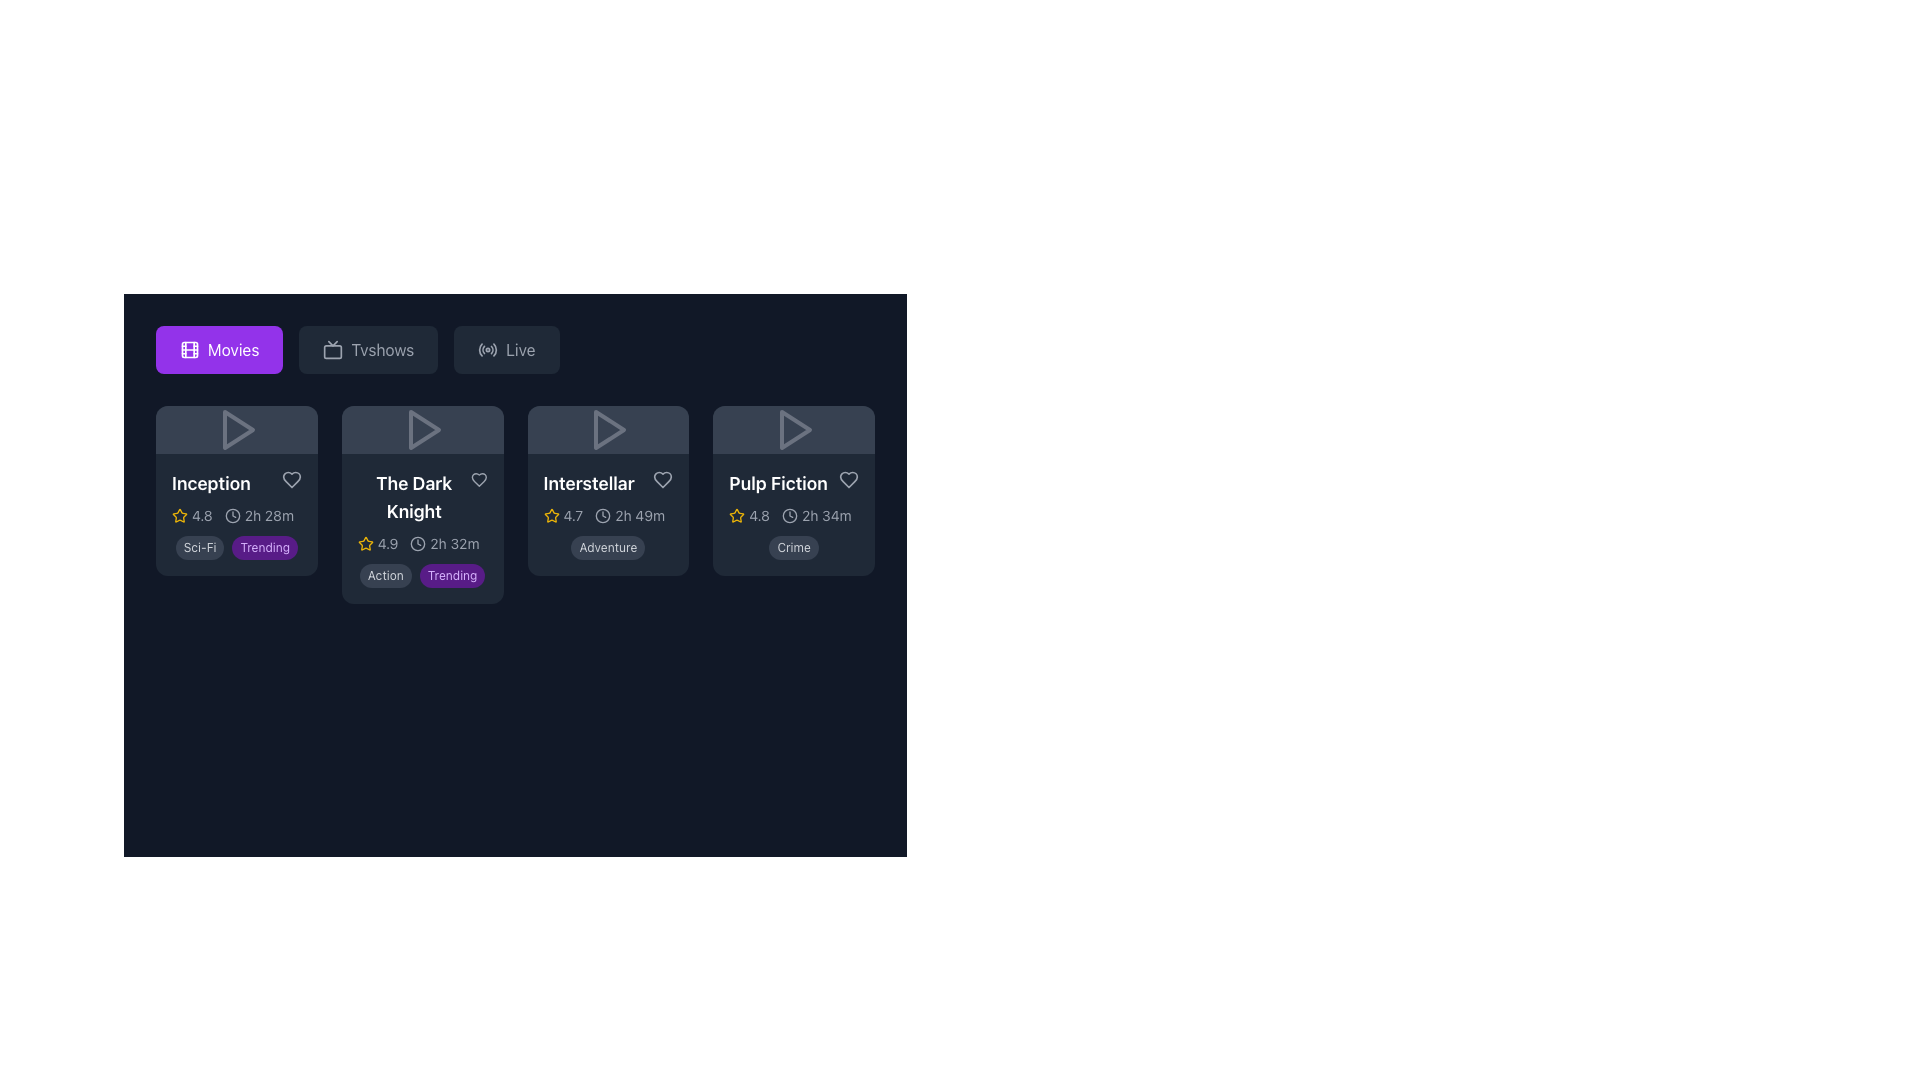 The image size is (1920, 1080). Describe the element at coordinates (788, 515) in the screenshot. I see `the decorative clock icon indicating the duration of the movie 'Pulp Fiction', located to the left of the text '2h 34m'` at that location.